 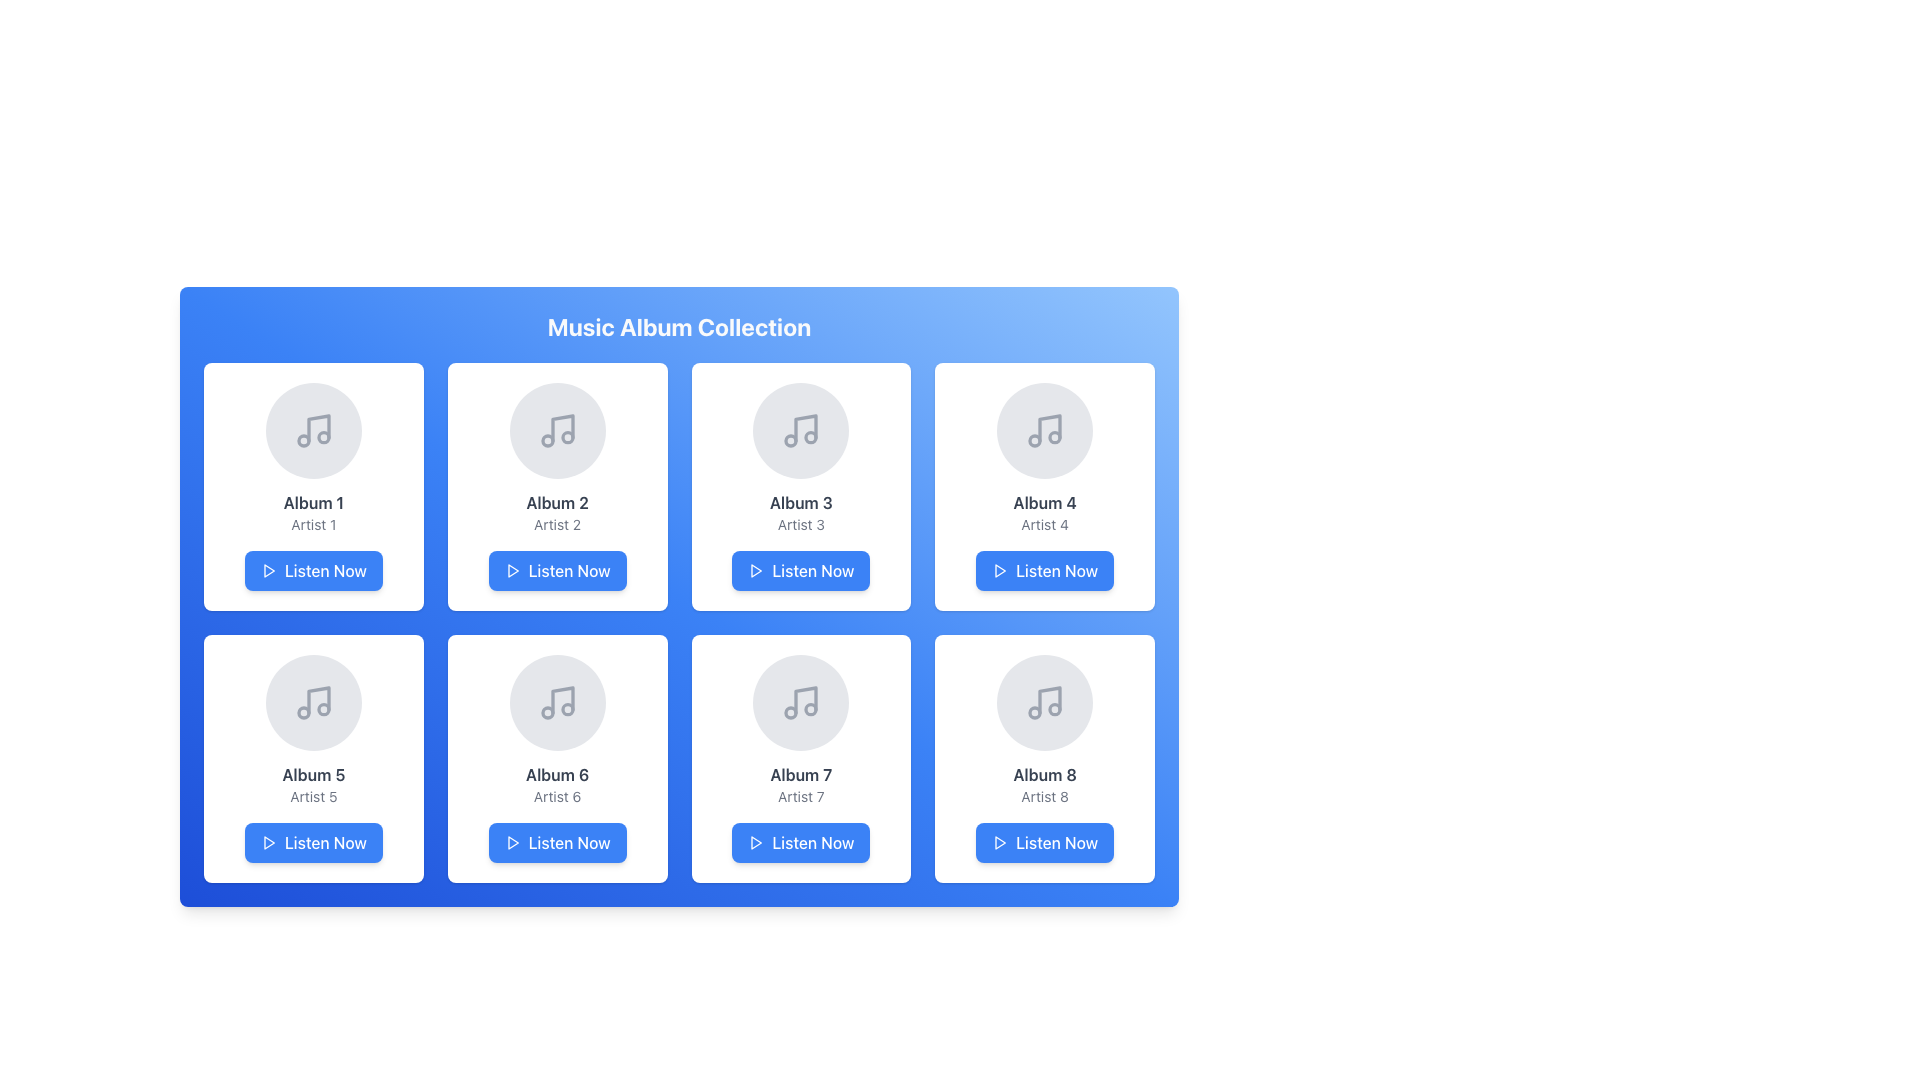 What do you see at coordinates (1044, 570) in the screenshot?
I see `the playback button located at the bottom of the fourth card titled 'Album 4' with subtitle 'Artist 4'` at bounding box center [1044, 570].